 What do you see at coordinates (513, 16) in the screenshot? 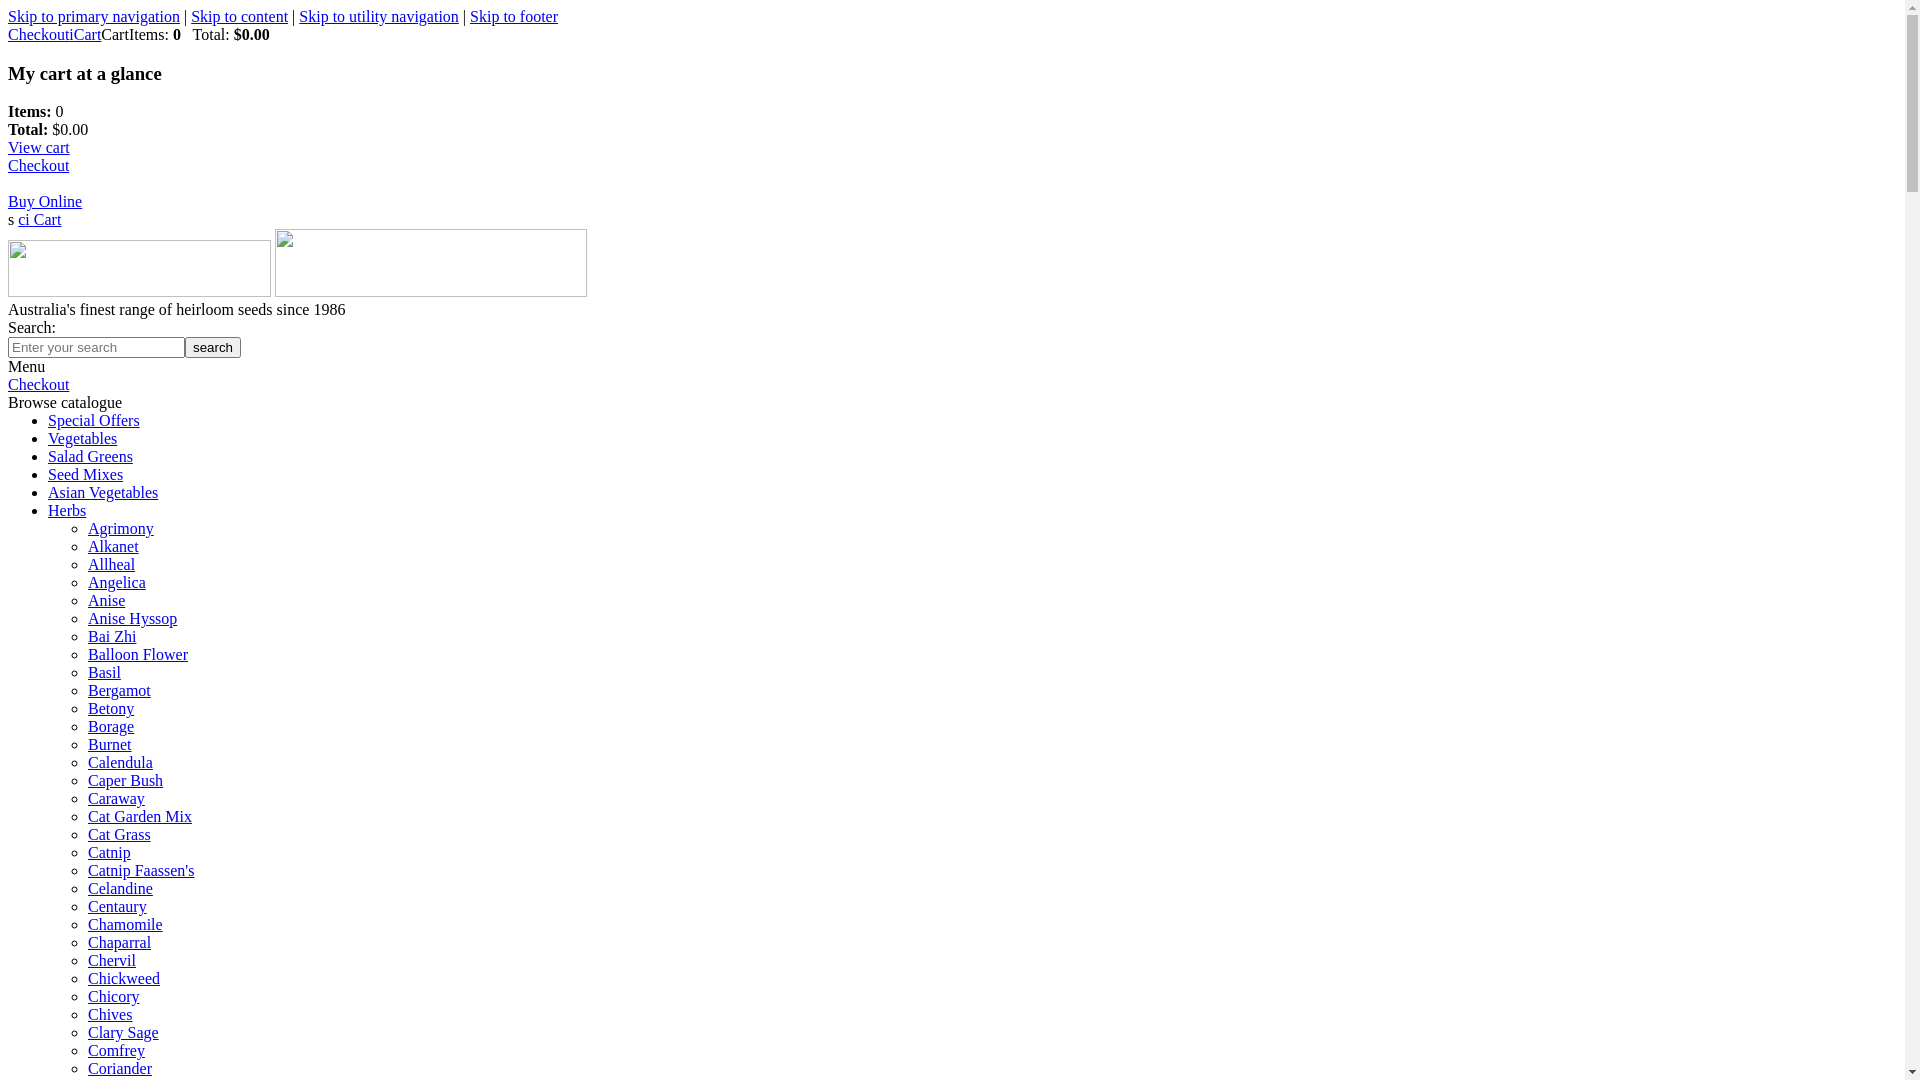
I see `'Skip to footer'` at bounding box center [513, 16].